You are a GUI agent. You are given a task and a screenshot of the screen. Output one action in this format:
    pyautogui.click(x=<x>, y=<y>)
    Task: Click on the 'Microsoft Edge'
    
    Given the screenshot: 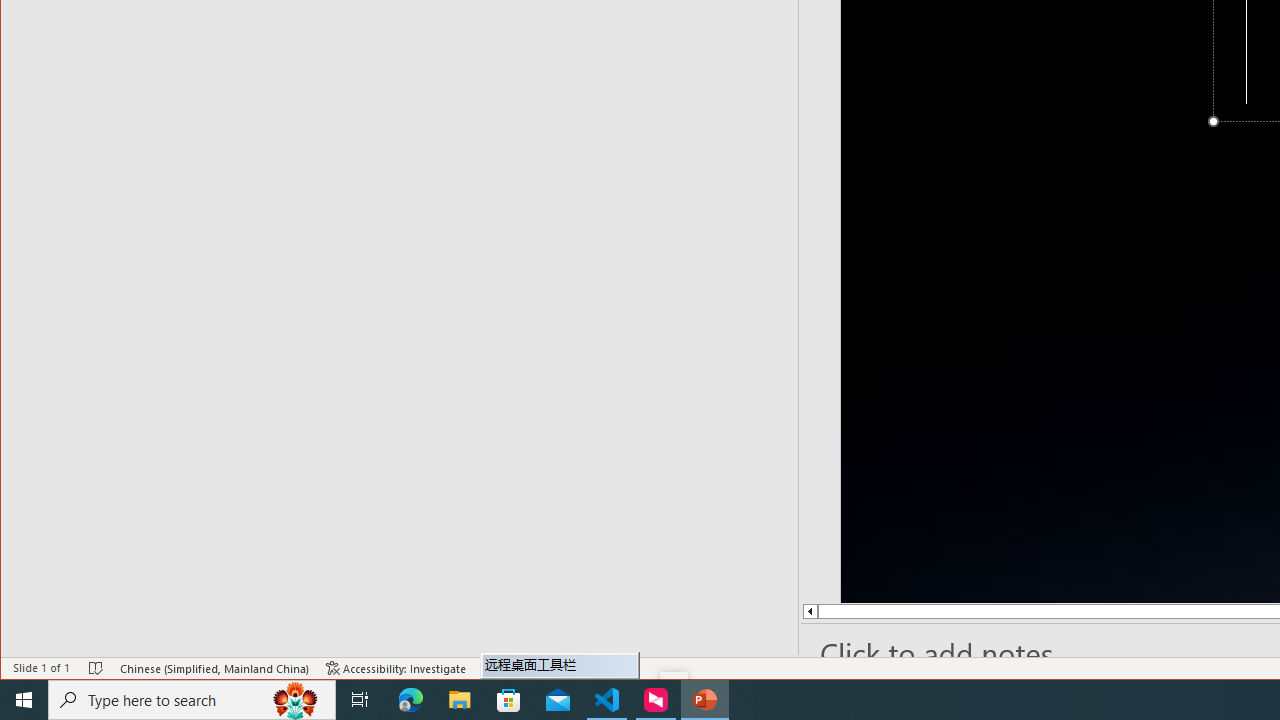 What is the action you would take?
    pyautogui.click(x=410, y=698)
    